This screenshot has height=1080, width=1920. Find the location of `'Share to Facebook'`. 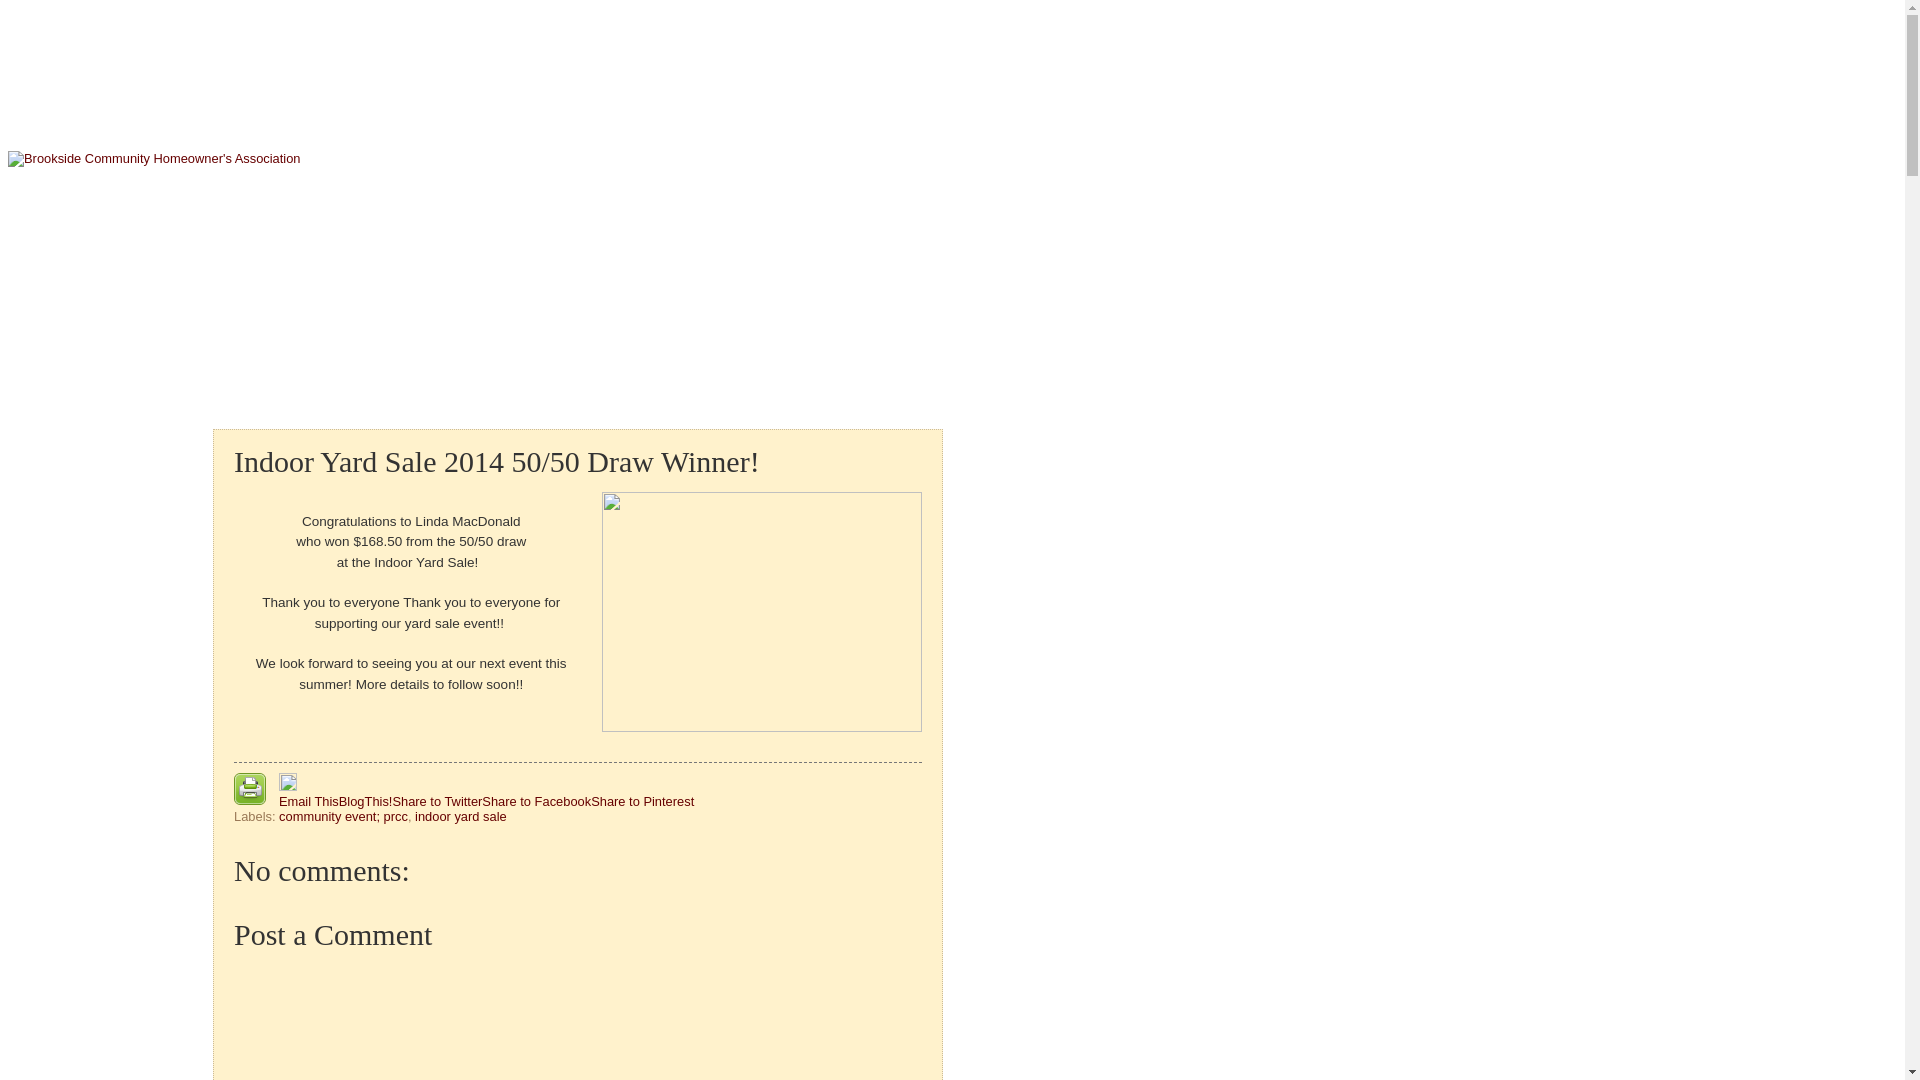

'Share to Facebook' is located at coordinates (536, 800).